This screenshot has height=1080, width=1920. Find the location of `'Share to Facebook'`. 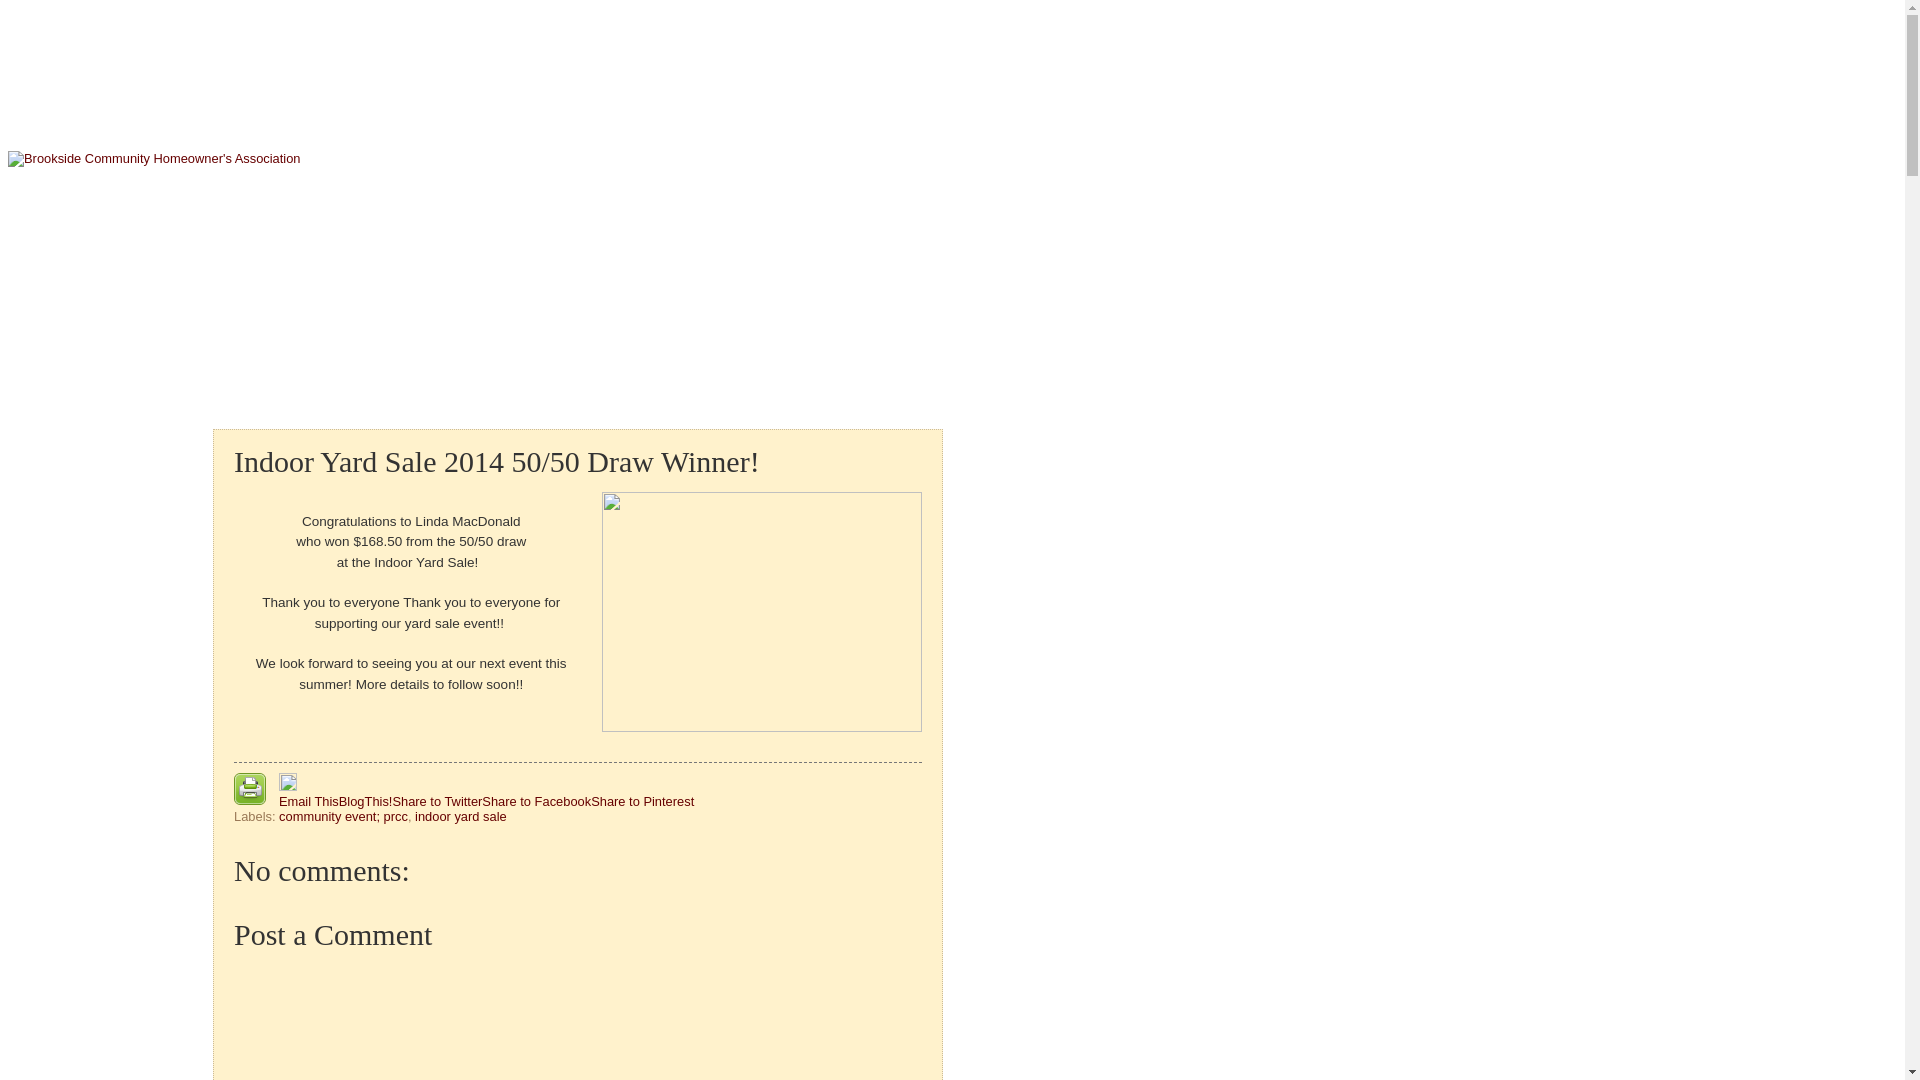

'Share to Facebook' is located at coordinates (536, 800).